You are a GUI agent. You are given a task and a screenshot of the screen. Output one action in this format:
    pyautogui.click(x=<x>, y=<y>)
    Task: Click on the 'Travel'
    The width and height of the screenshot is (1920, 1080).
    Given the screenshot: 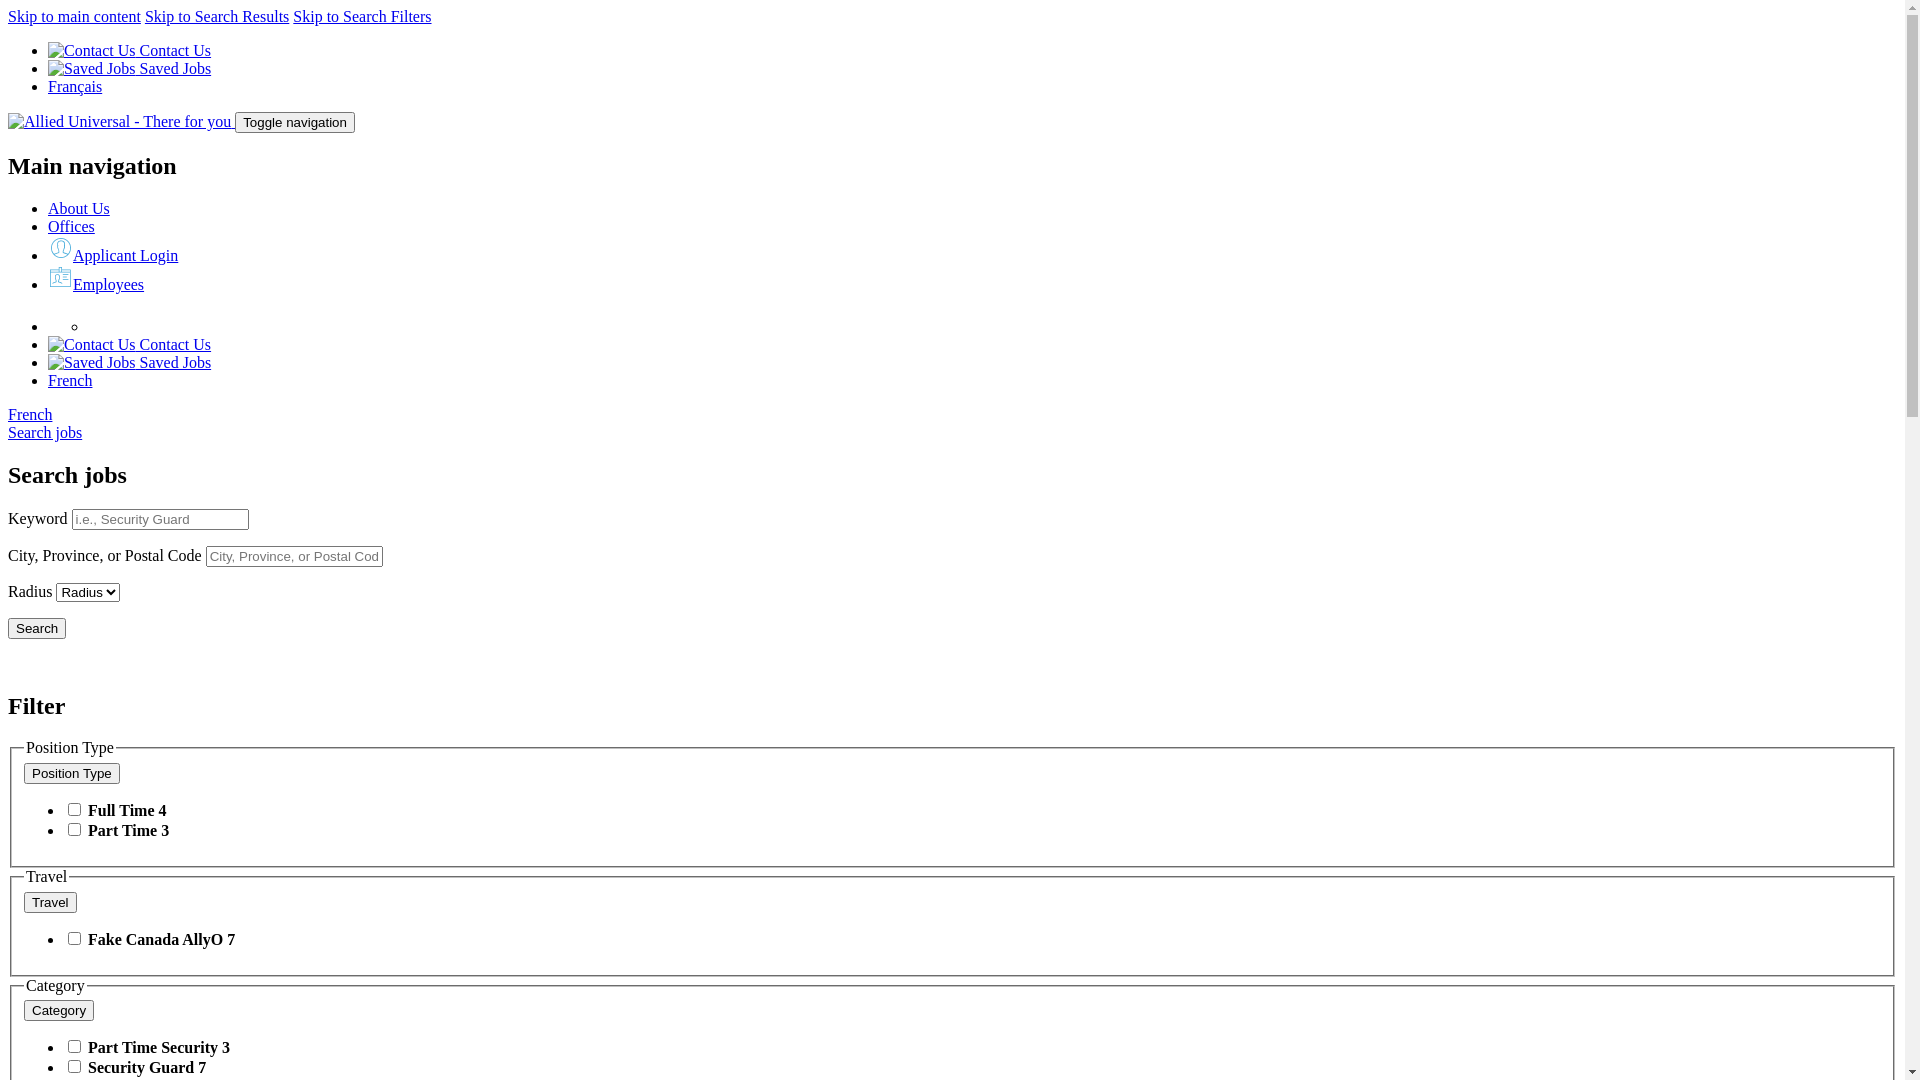 What is the action you would take?
    pyautogui.click(x=24, y=902)
    